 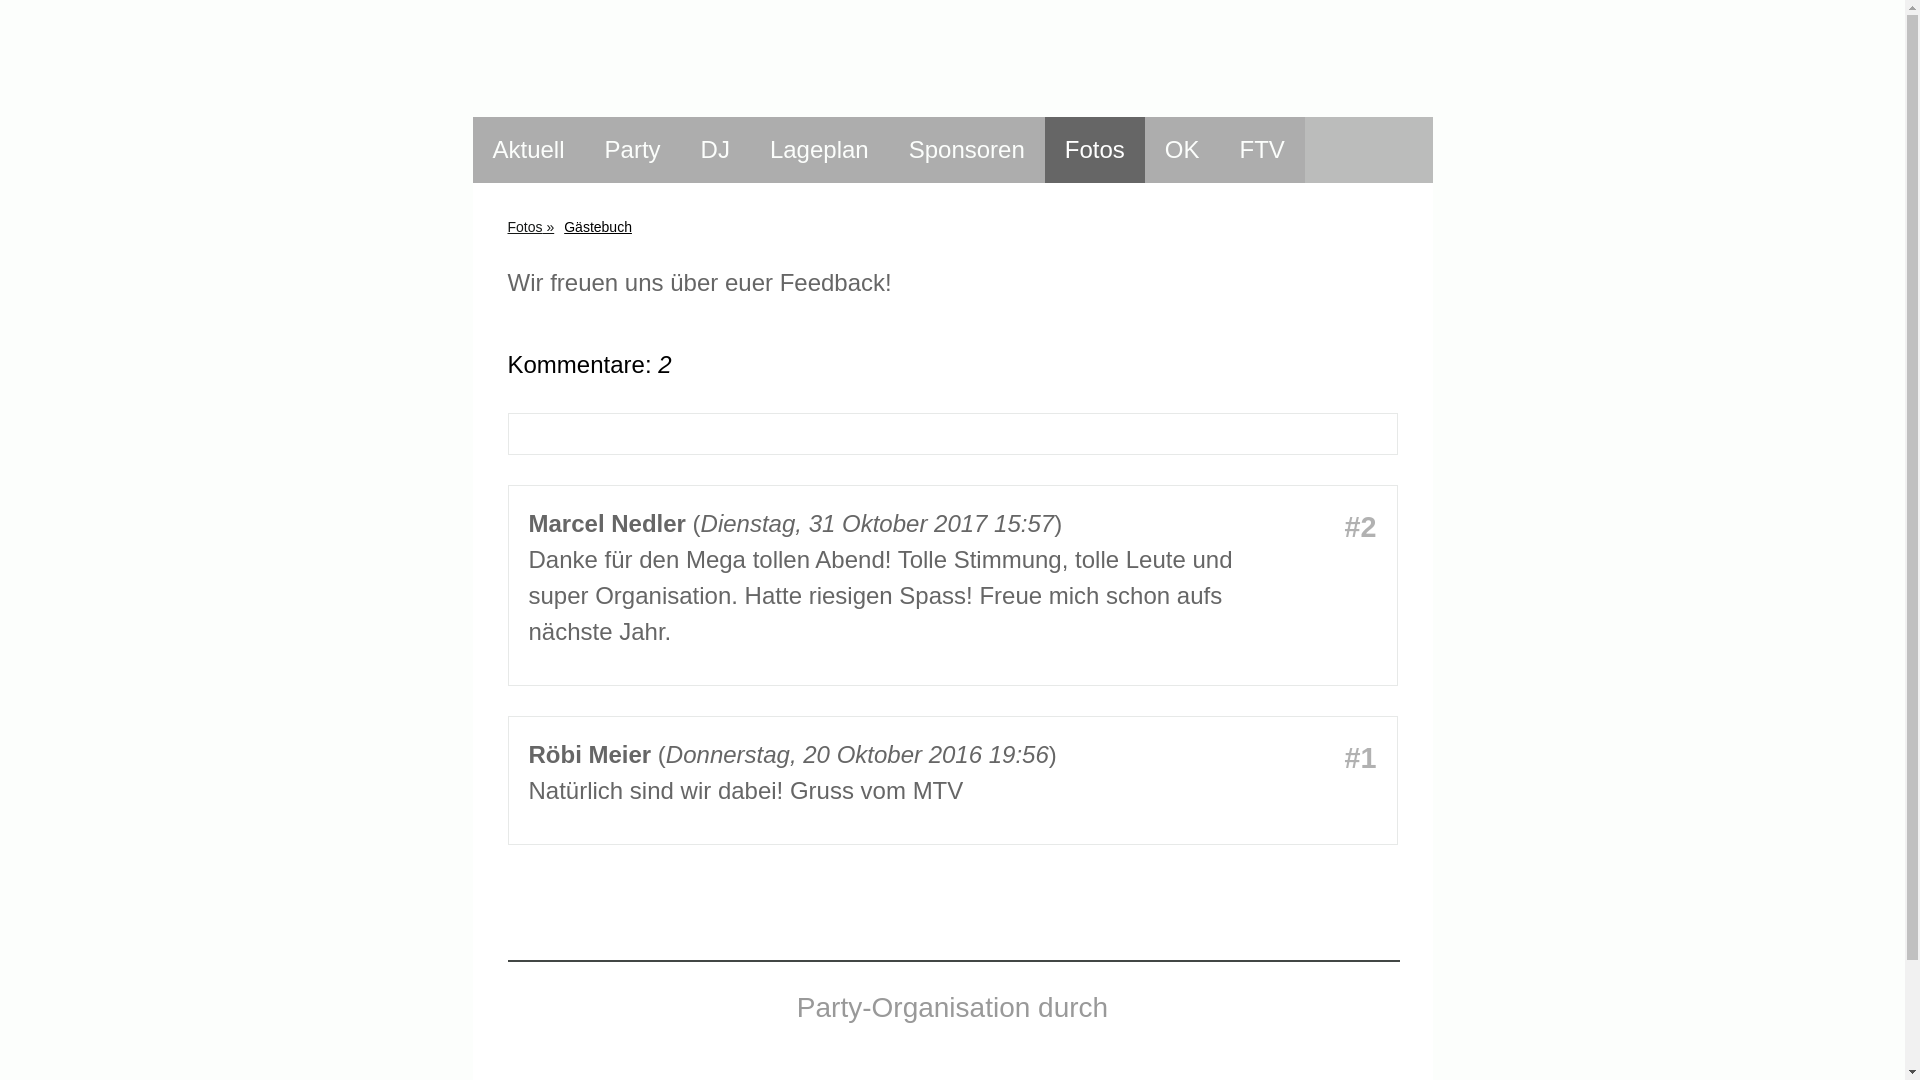 I want to click on 'Party', so click(x=632, y=149).